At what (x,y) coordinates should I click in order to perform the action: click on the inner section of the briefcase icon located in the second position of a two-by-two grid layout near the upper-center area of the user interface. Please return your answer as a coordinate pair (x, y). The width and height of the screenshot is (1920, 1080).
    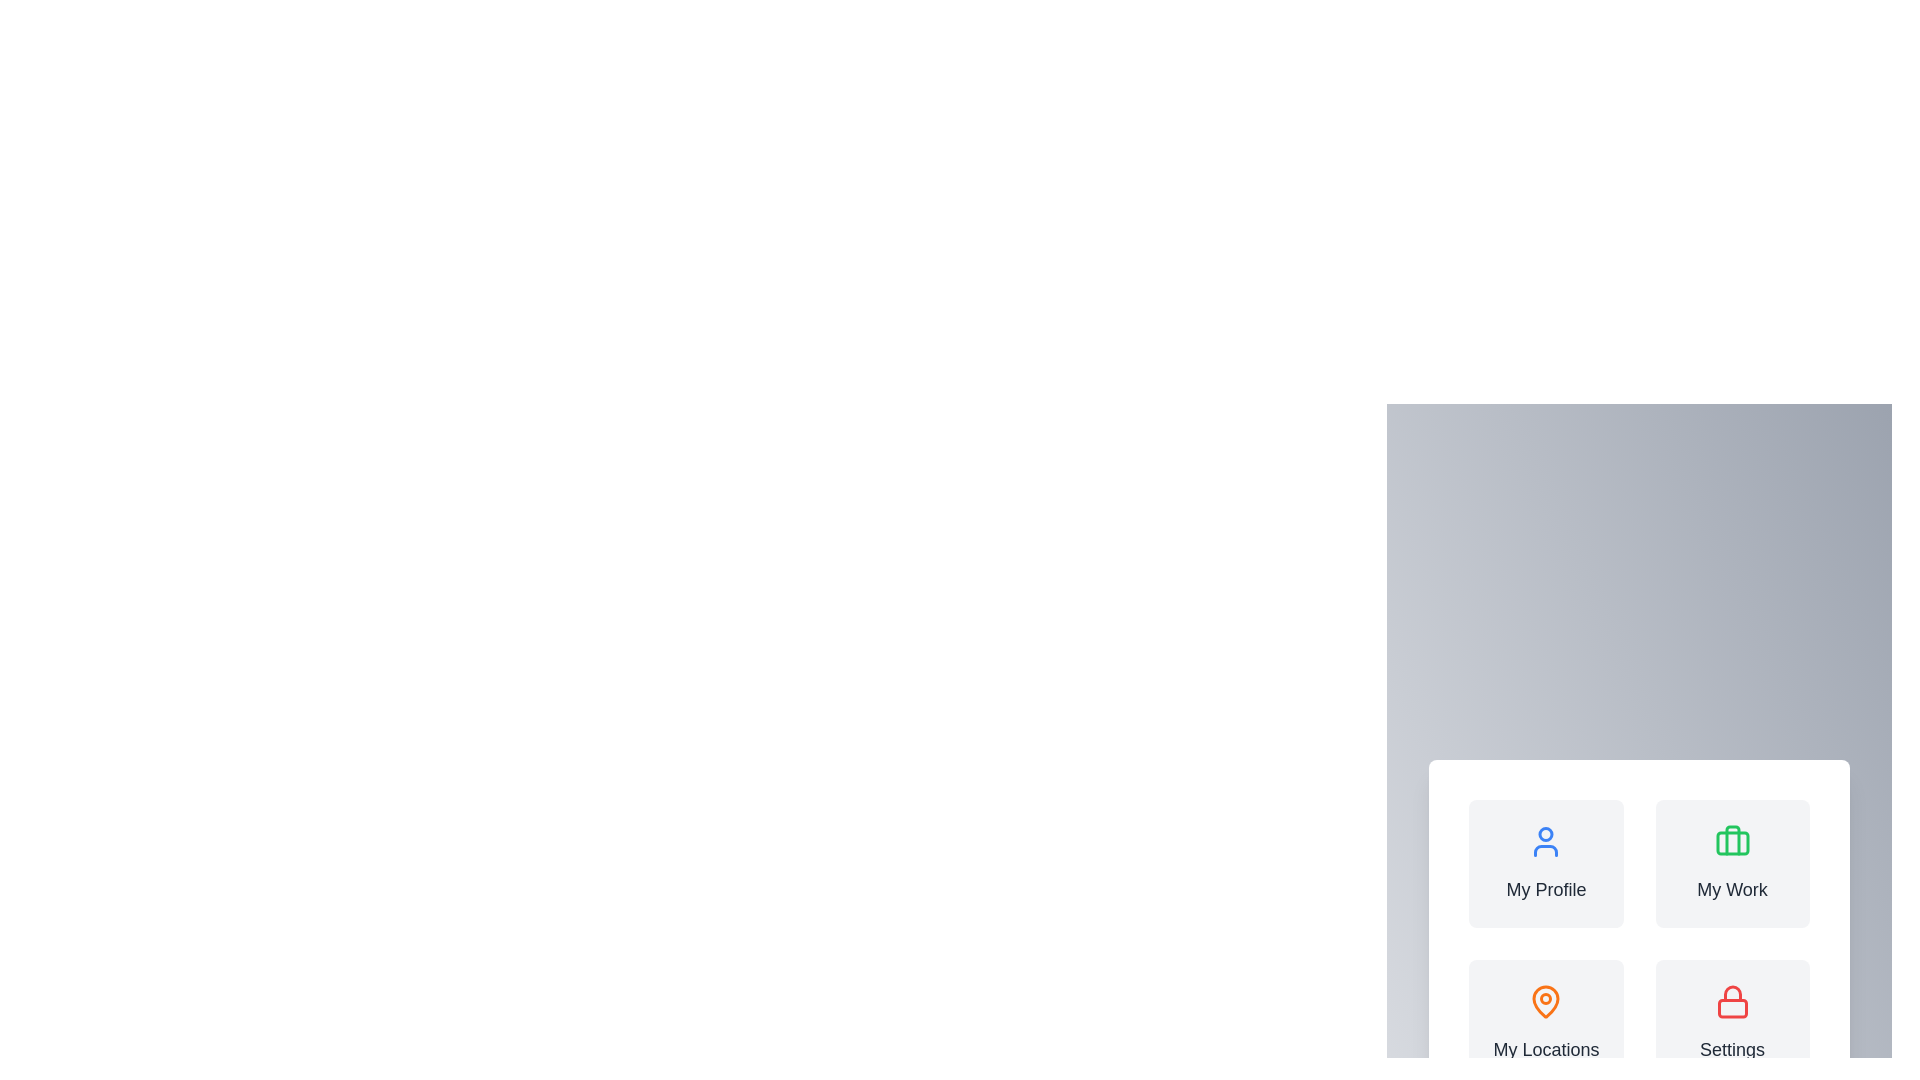
    Looking at the image, I should click on (1731, 843).